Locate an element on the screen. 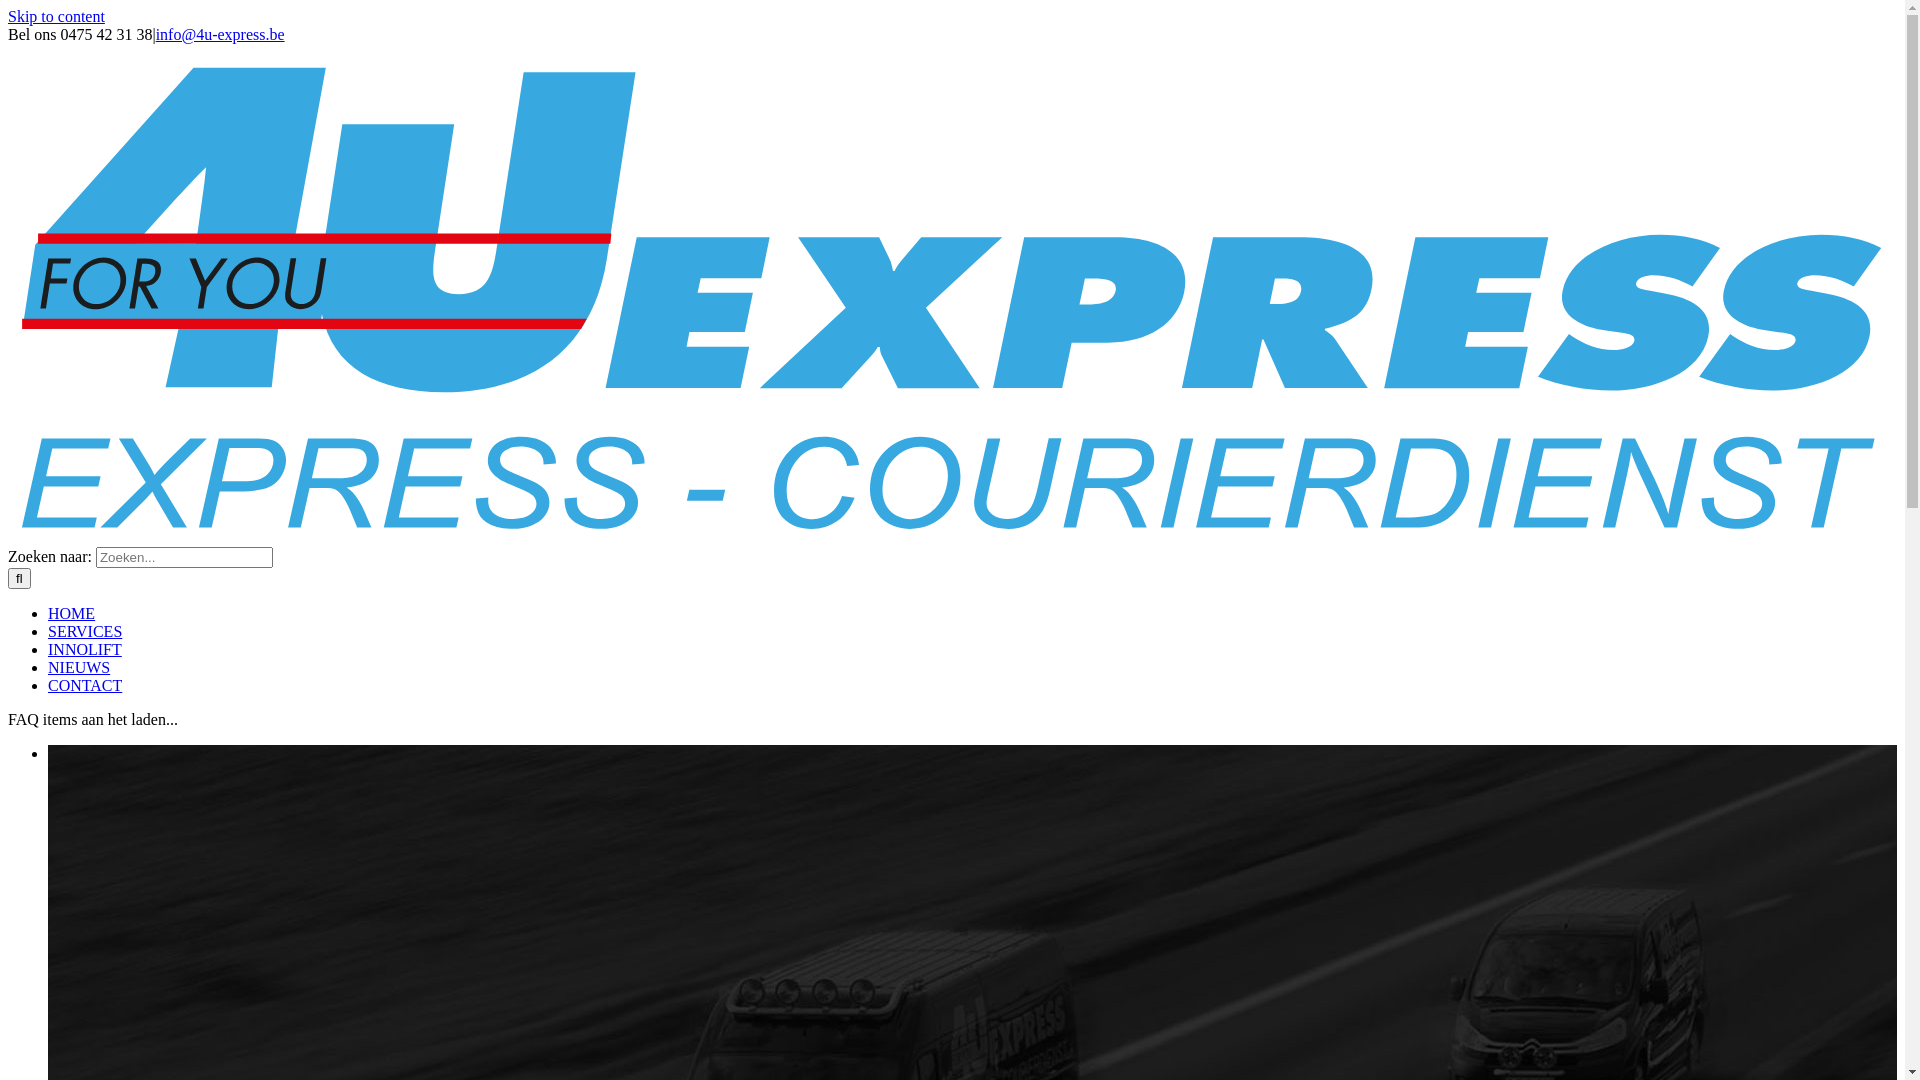  'HOME' is located at coordinates (71, 612).